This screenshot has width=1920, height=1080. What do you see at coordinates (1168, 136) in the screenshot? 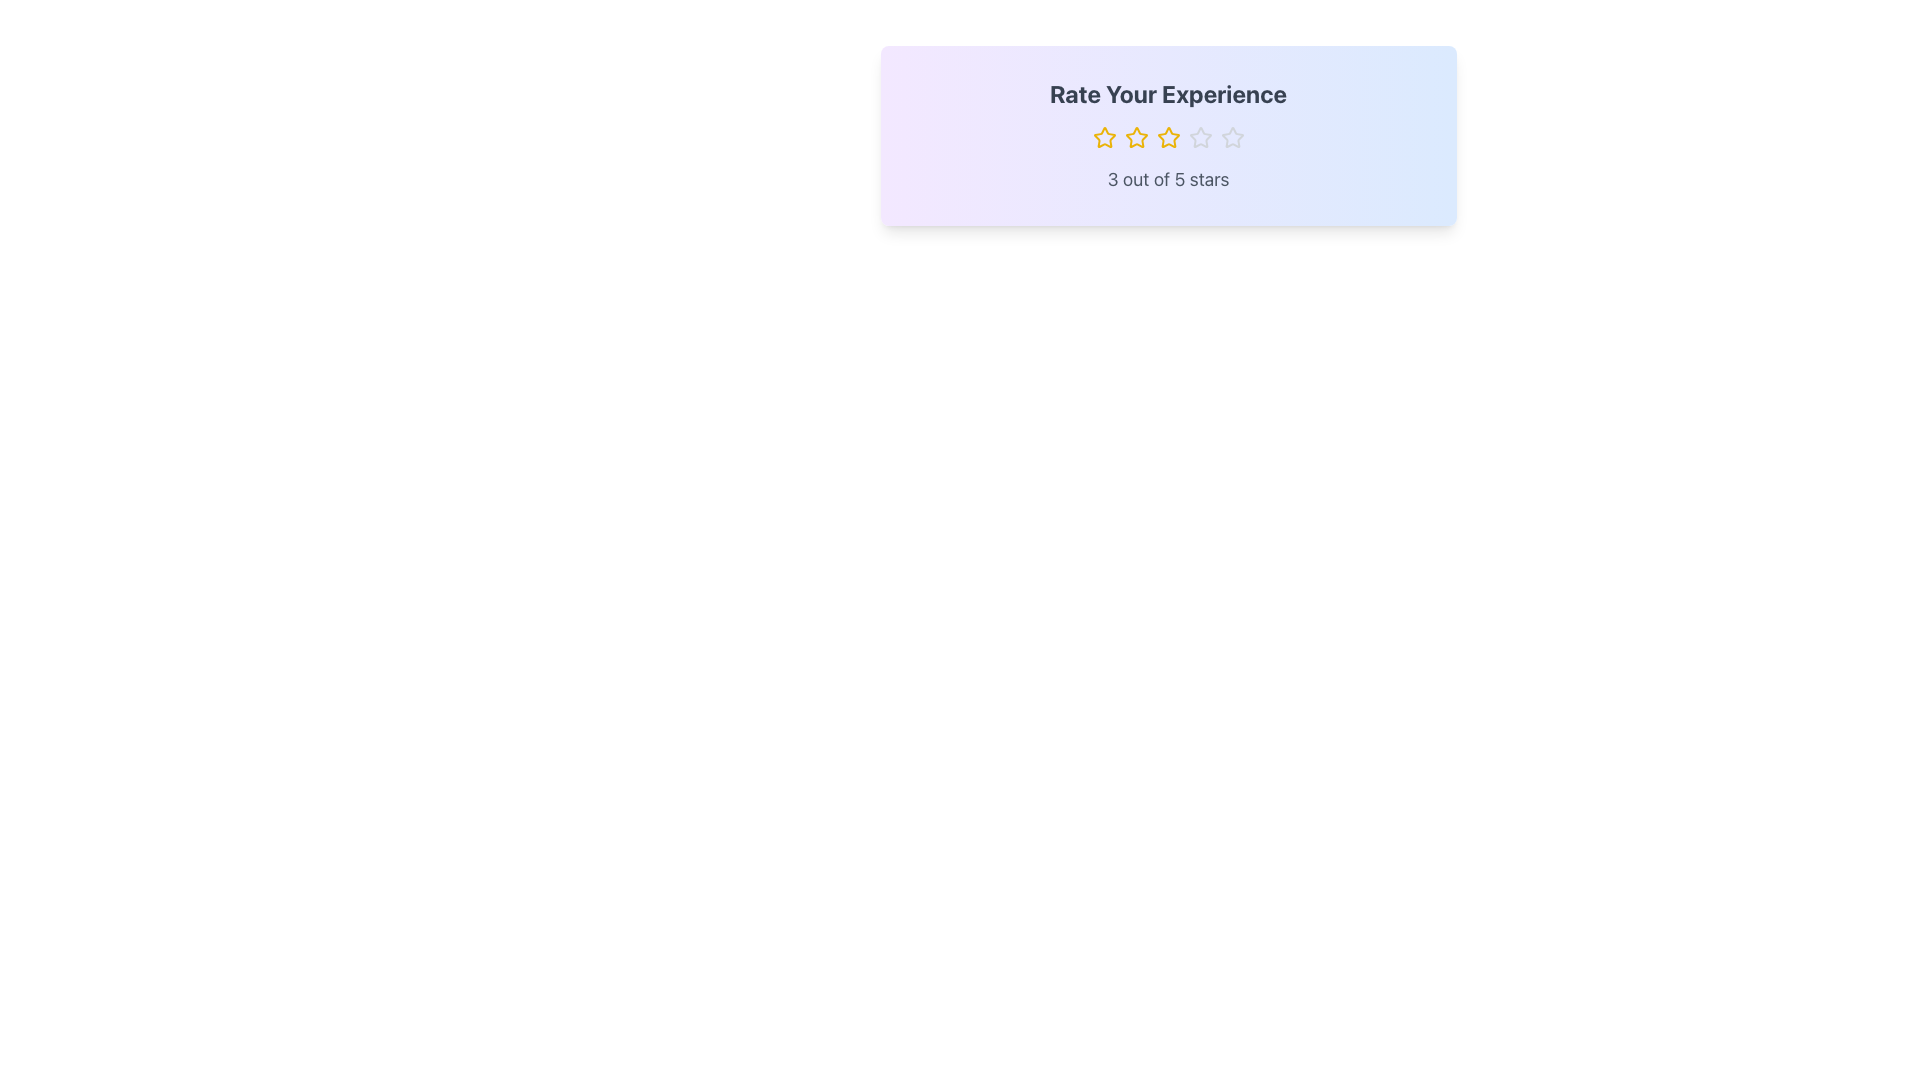
I see `the third star icon in the rating component` at bounding box center [1168, 136].